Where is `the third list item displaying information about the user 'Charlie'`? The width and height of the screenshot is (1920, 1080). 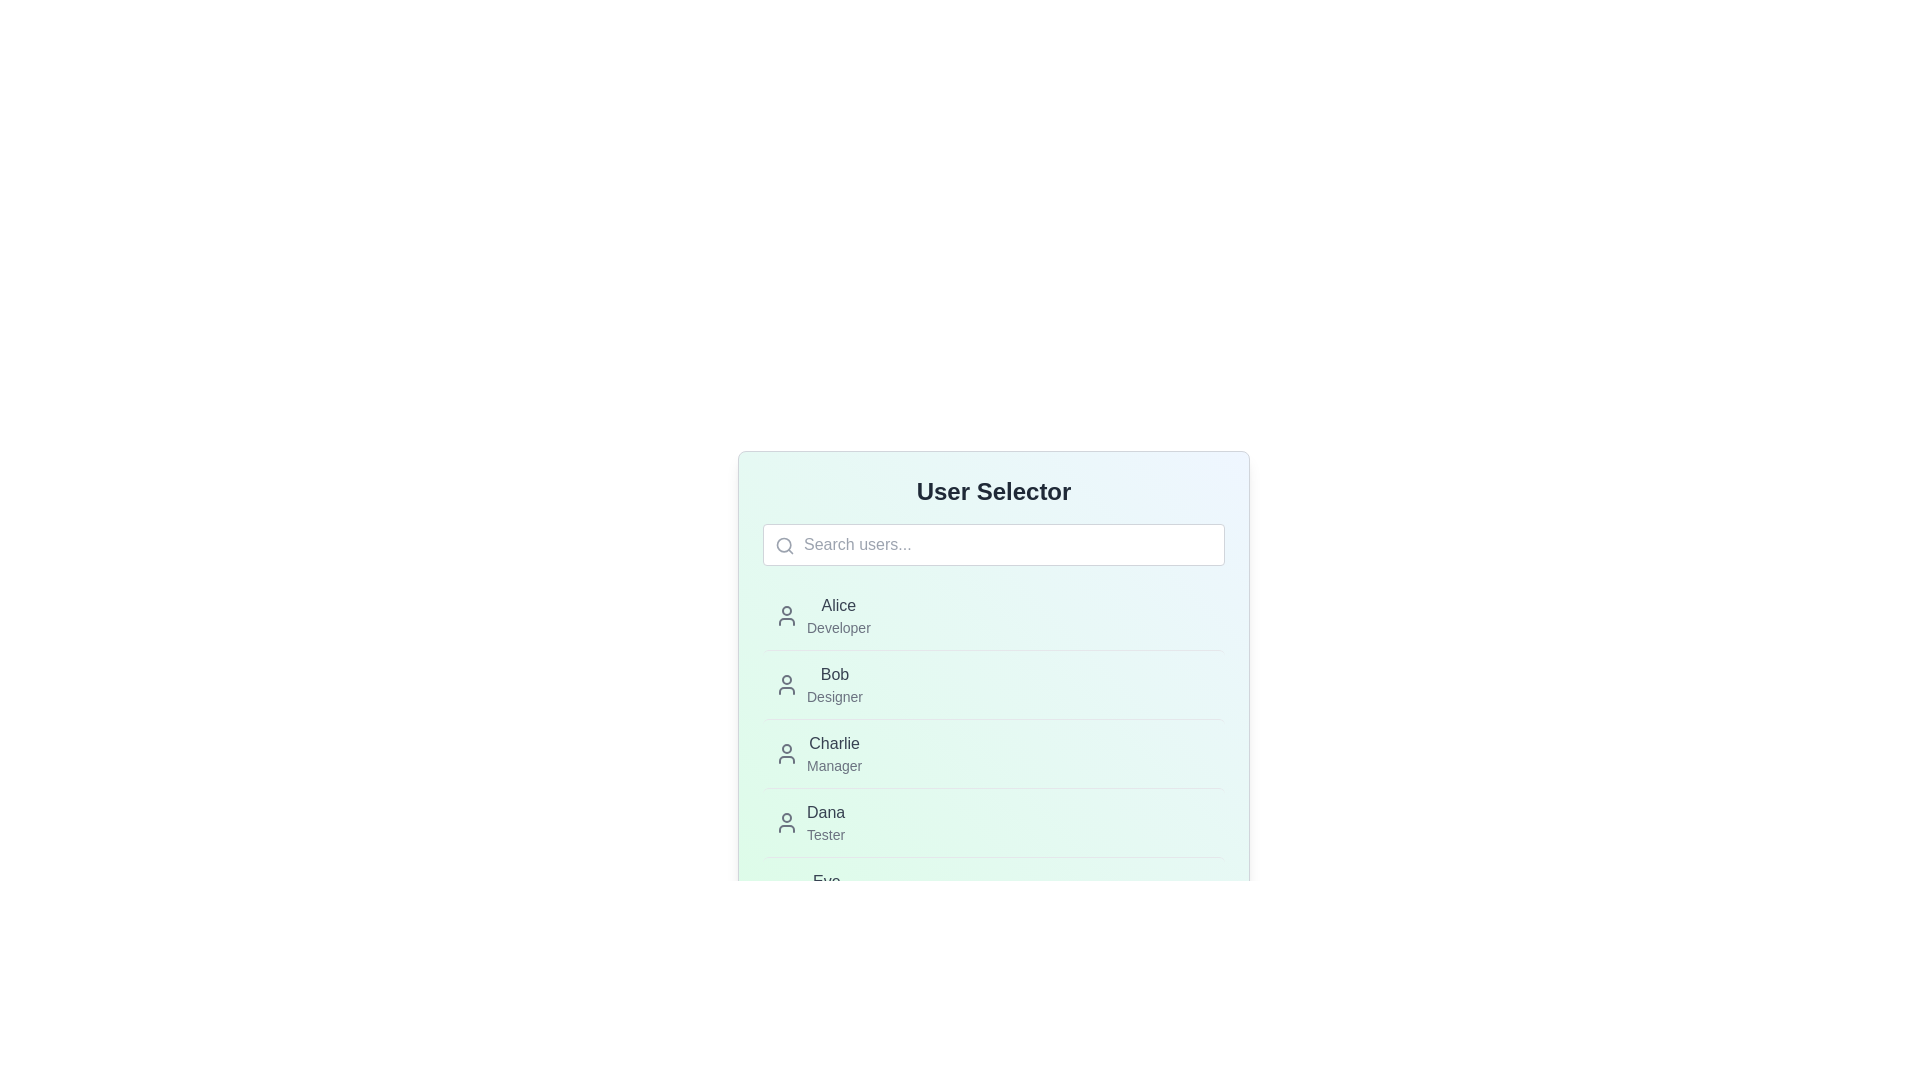 the third list item displaying information about the user 'Charlie' is located at coordinates (818, 753).